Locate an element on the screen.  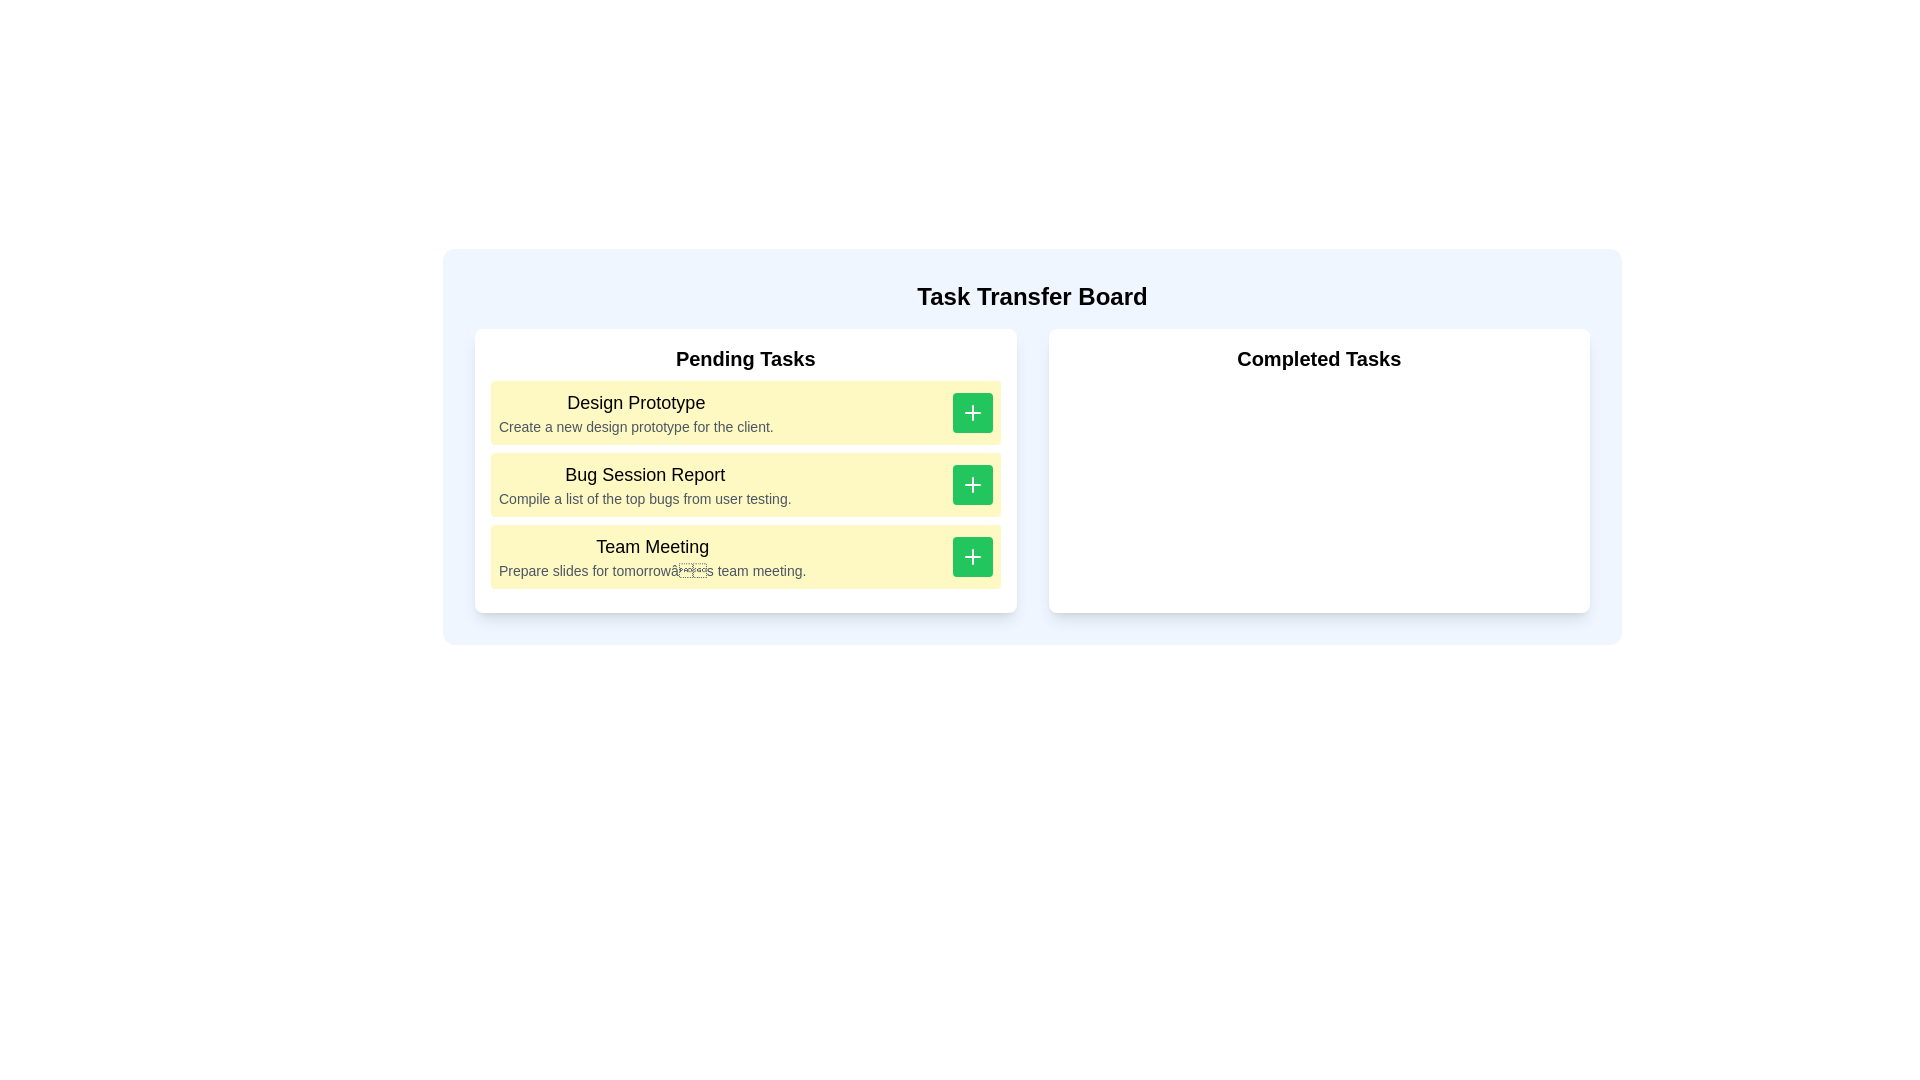
'+' button for the task 'Bug Session Report' to move it to 'Completed Tasks' is located at coordinates (972, 485).